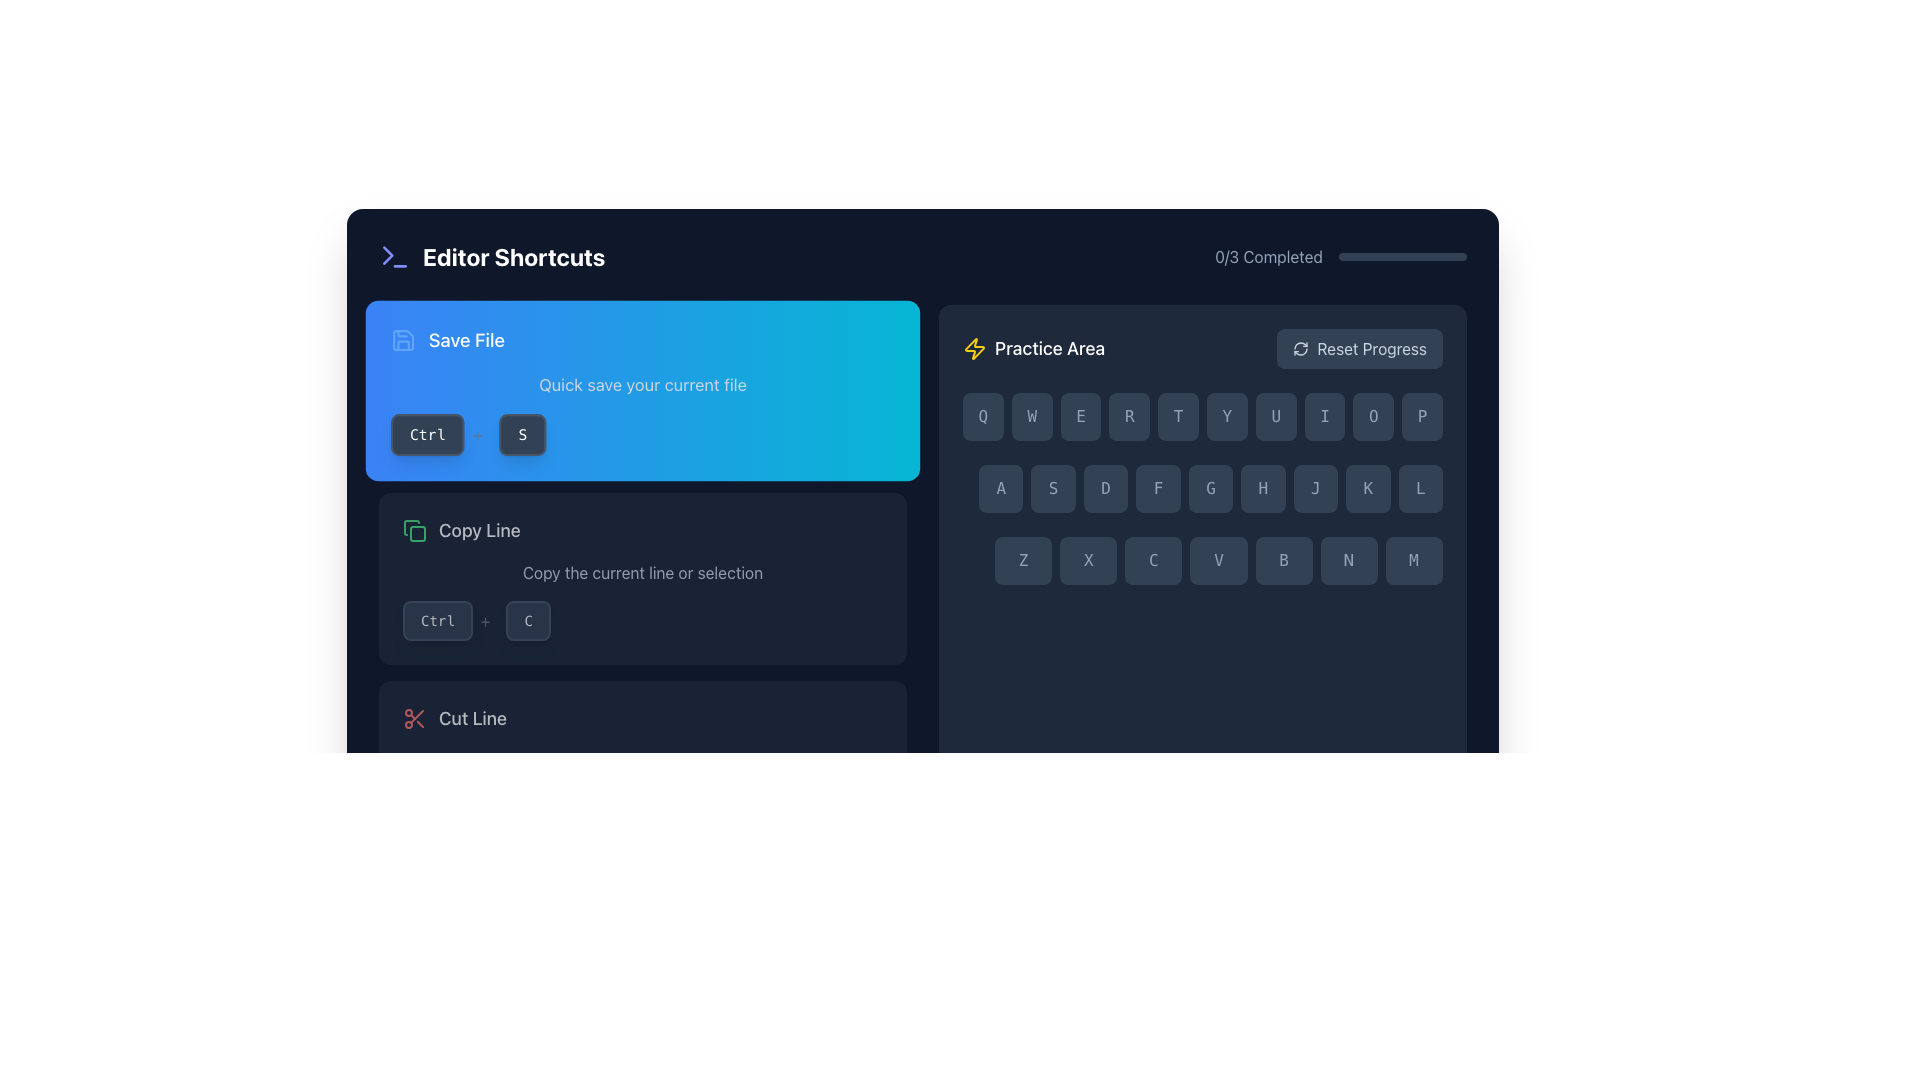  What do you see at coordinates (388, 254) in the screenshot?
I see `the Triangle-shaped marker within the SVG graphic symbol that indicates actionability, located to the left of the 'Editor Shortcuts' title in the top-left section of the interface` at bounding box center [388, 254].